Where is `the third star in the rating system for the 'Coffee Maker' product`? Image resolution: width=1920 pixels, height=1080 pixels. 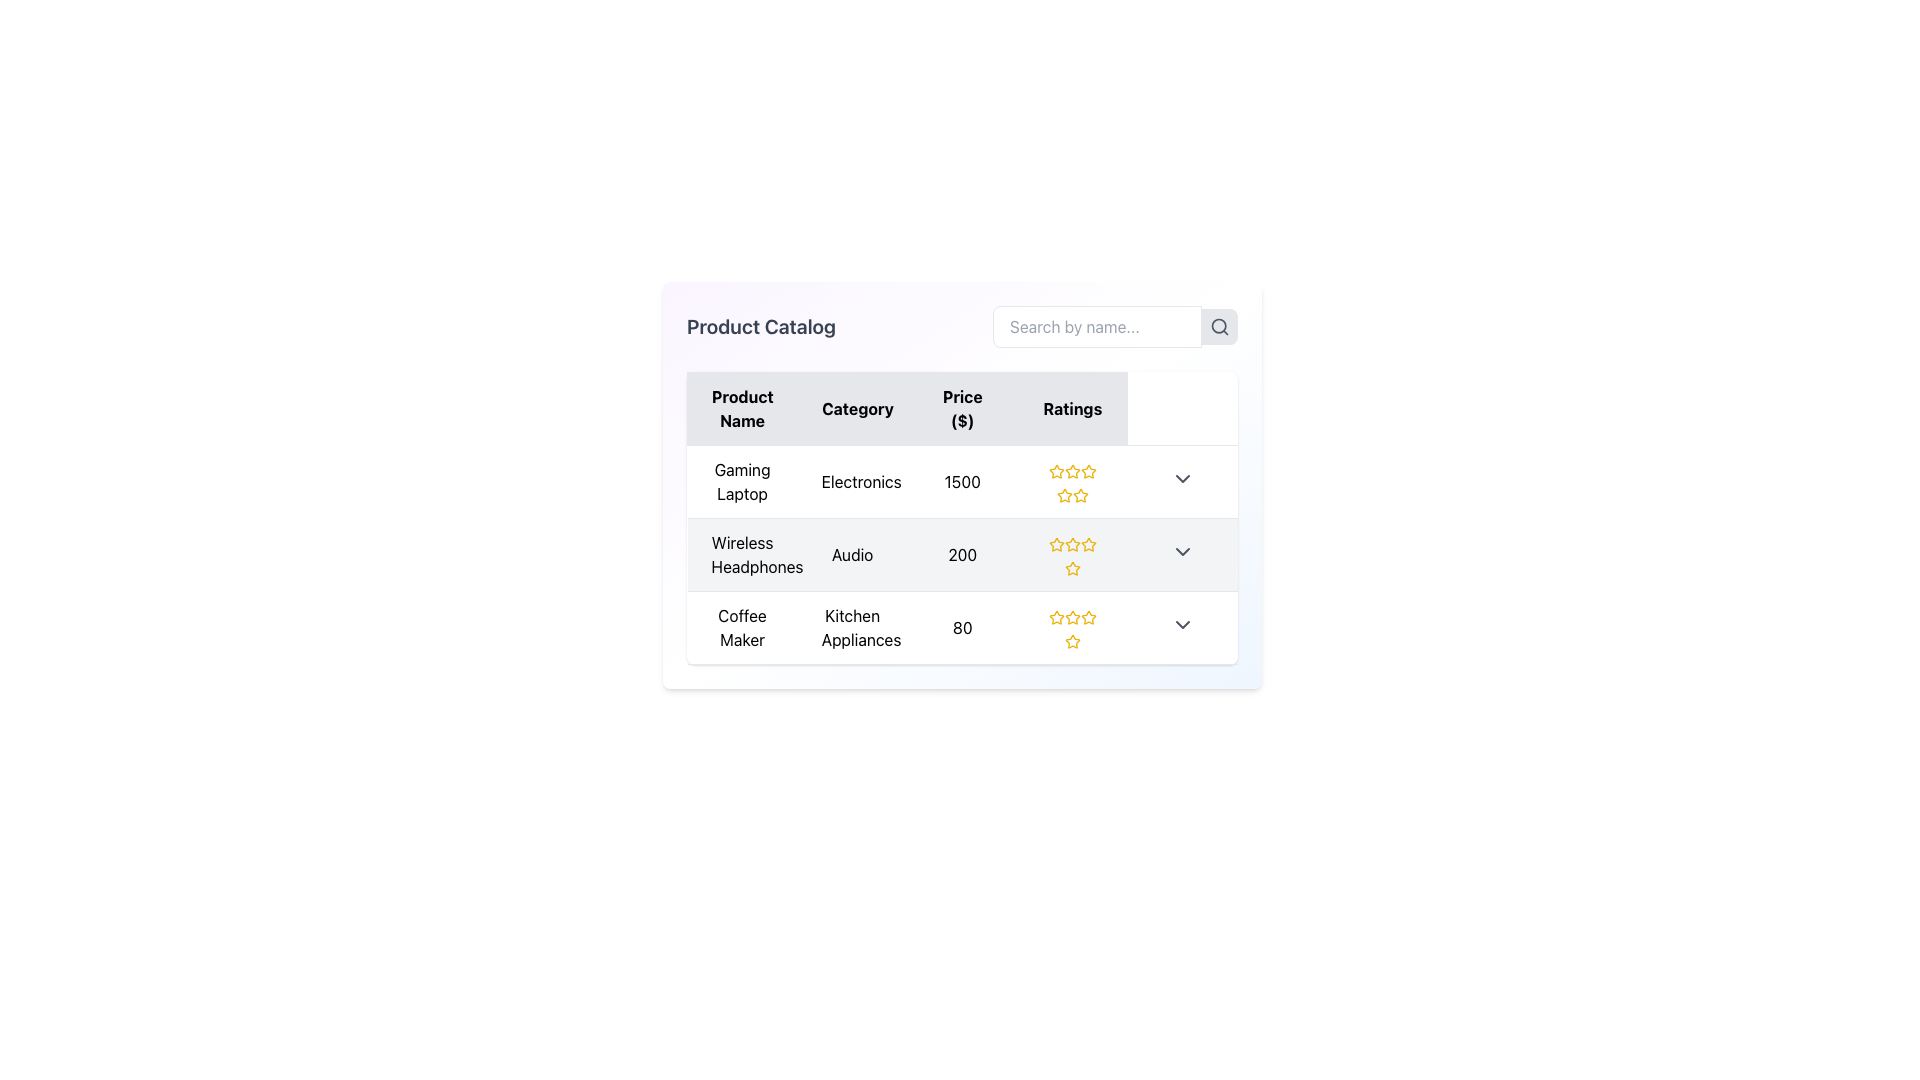 the third star in the rating system for the 'Coffee Maker' product is located at coordinates (1055, 616).